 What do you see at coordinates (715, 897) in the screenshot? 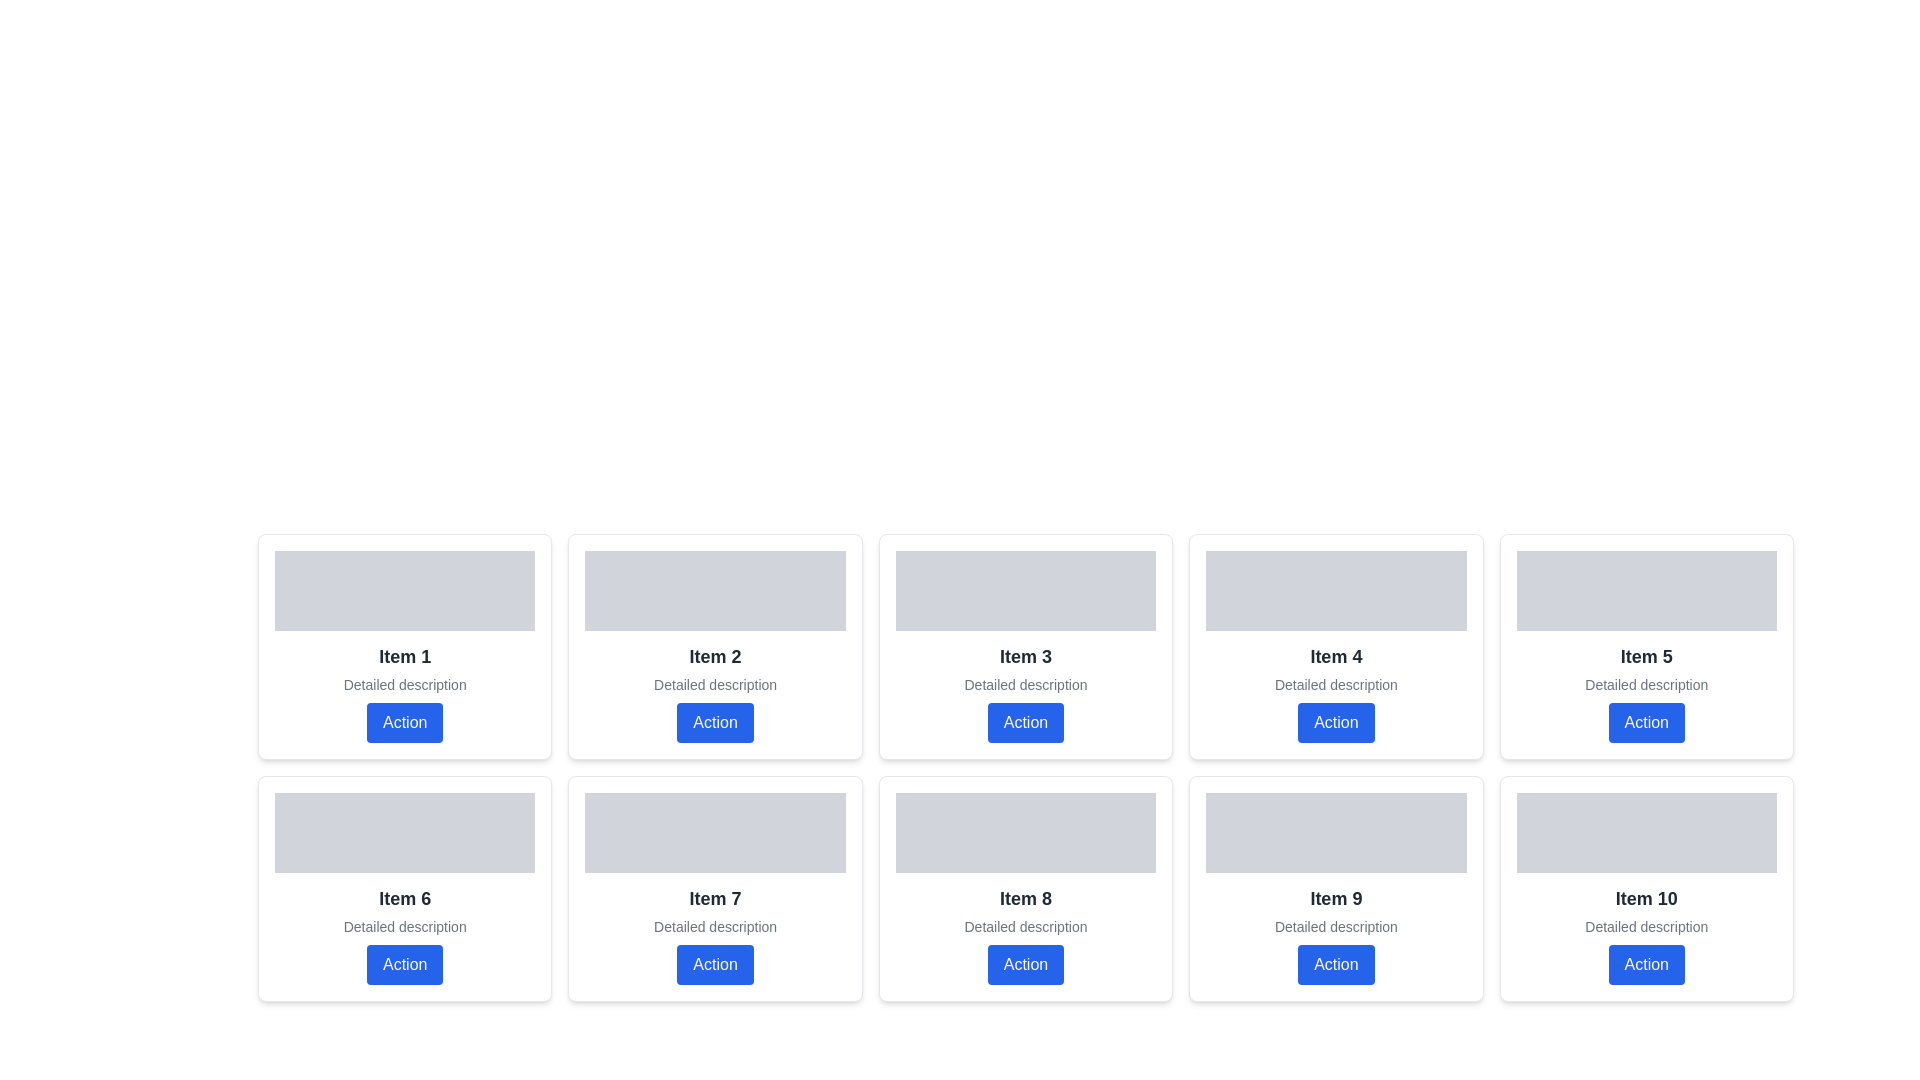
I see `the text label identifying it as 'Item 7', located in the second row and third column of the grid layout` at bounding box center [715, 897].